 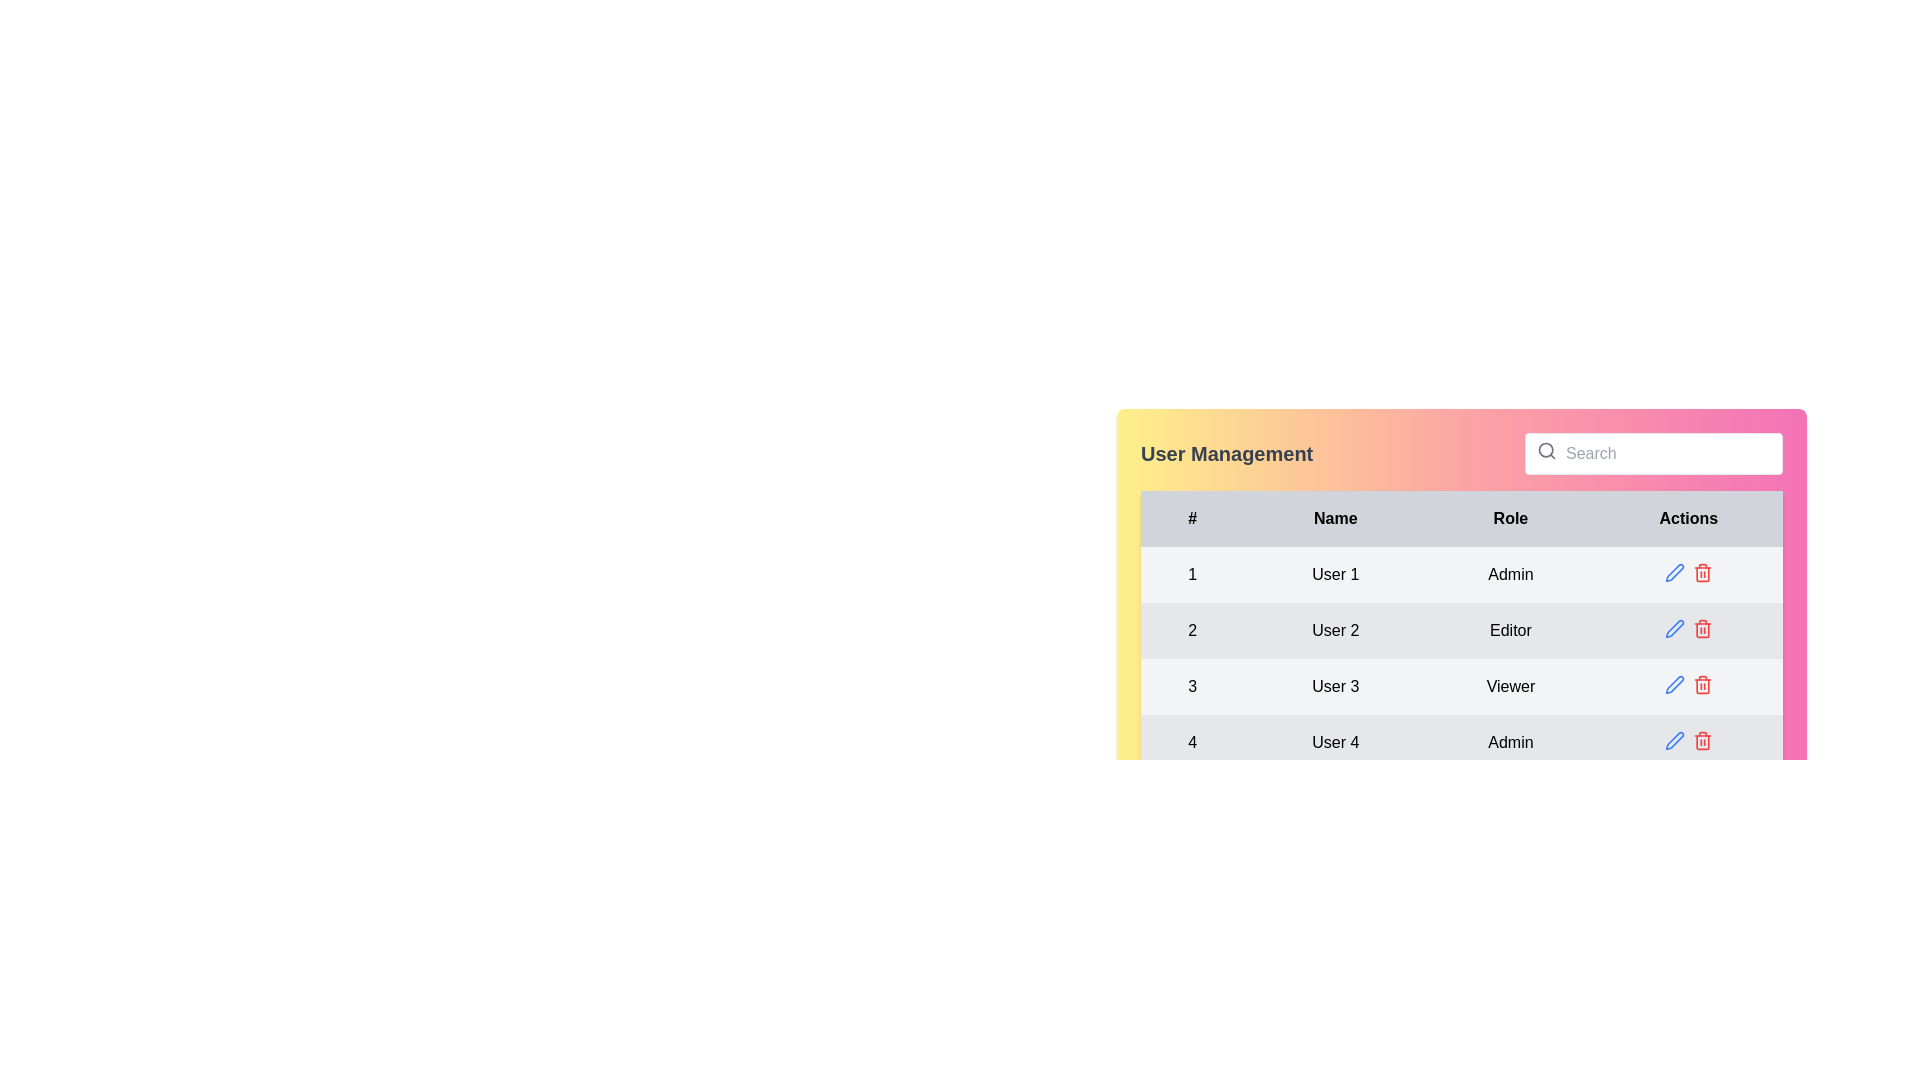 What do you see at coordinates (1701, 685) in the screenshot?
I see `the red trash can icon button located in the 'Actions' column of the third row in the 'User Management' table` at bounding box center [1701, 685].